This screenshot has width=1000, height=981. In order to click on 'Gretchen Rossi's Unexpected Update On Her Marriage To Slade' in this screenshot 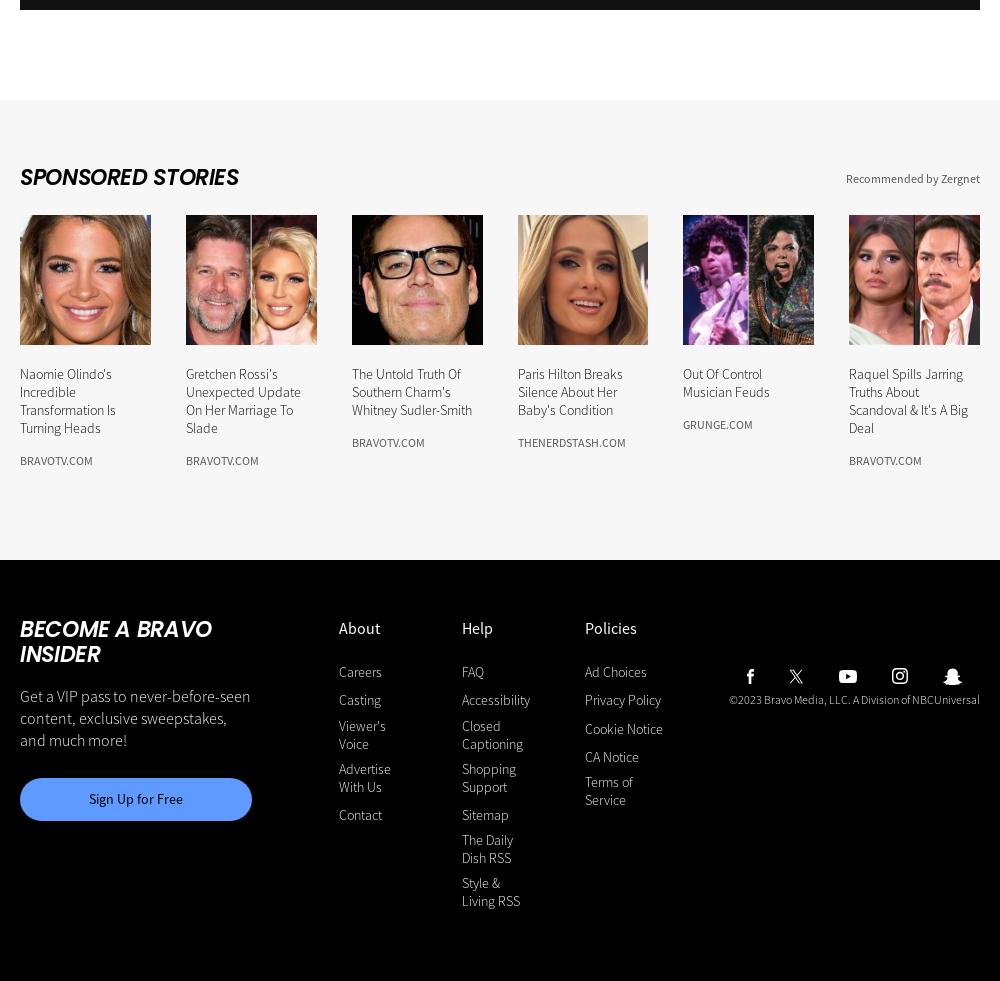, I will do `click(241, 400)`.